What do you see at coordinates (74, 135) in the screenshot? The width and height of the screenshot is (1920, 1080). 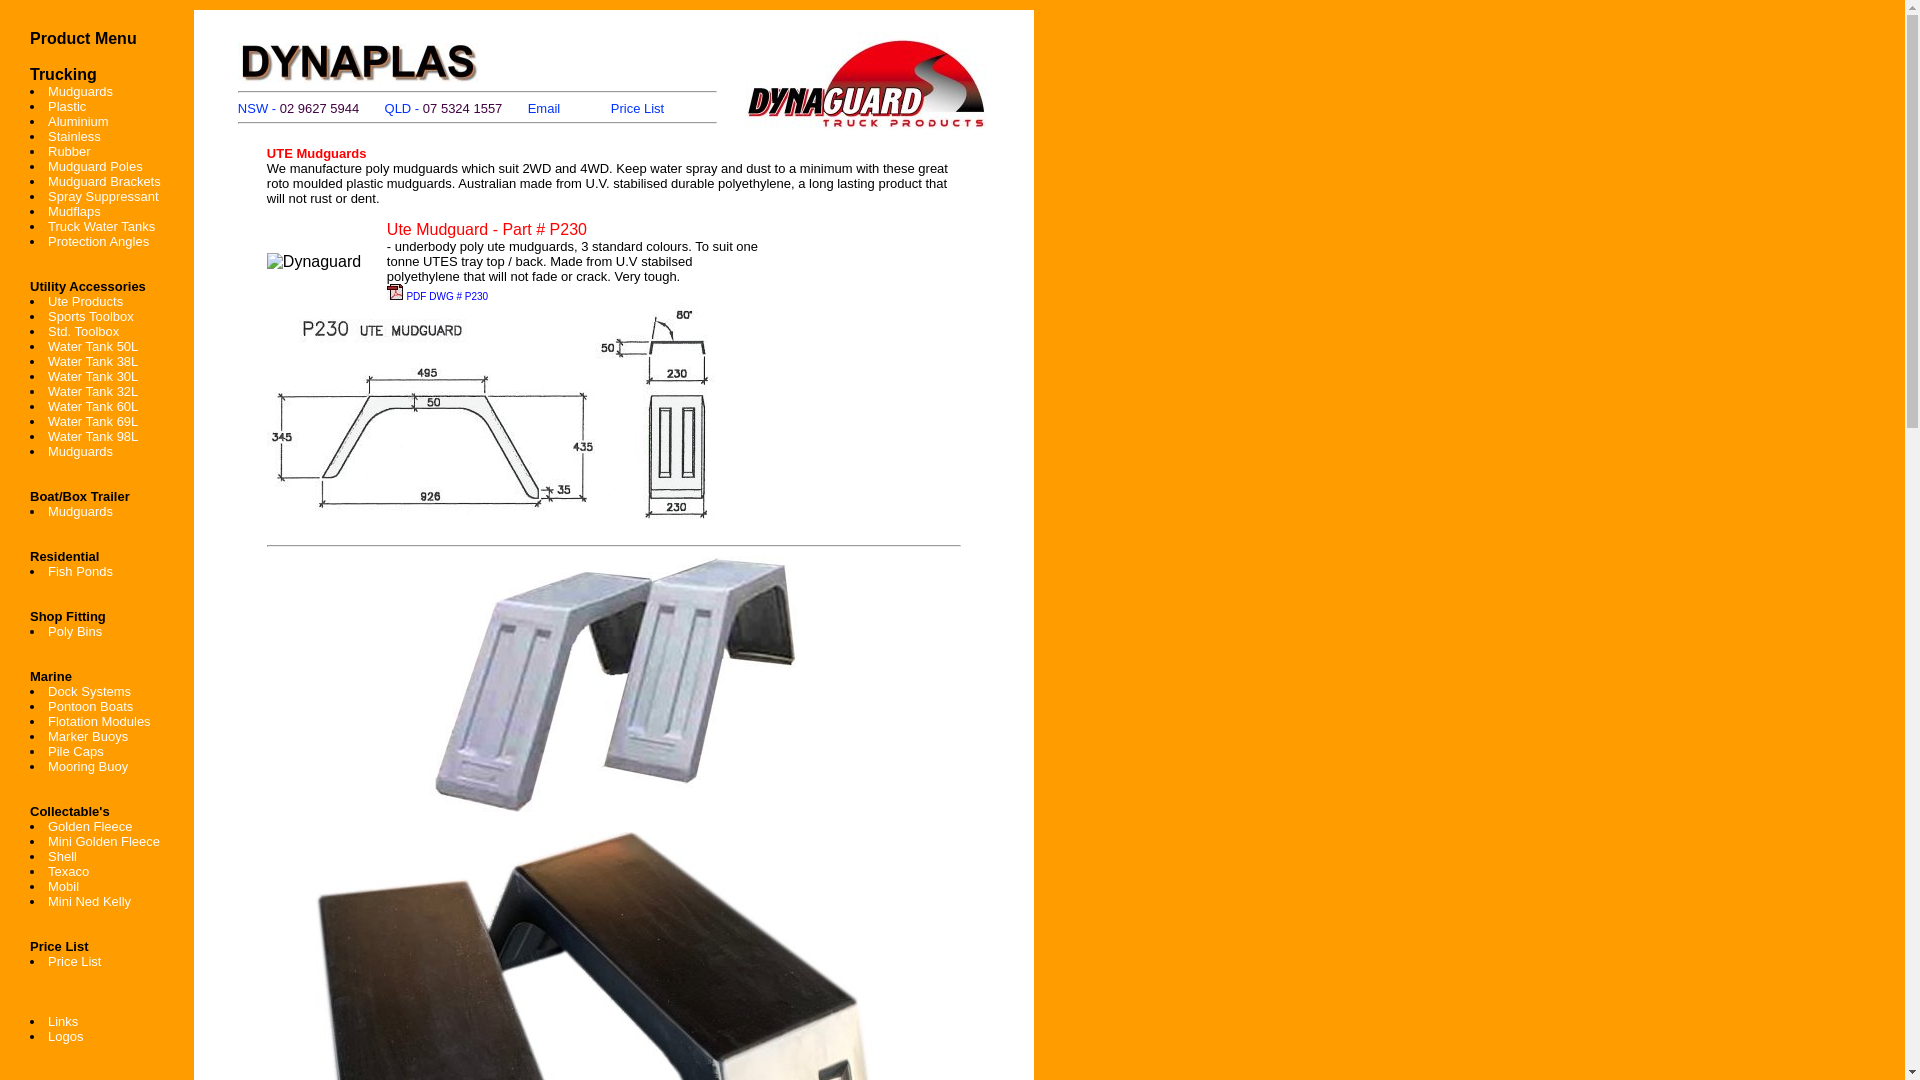 I see `'Stainless'` at bounding box center [74, 135].